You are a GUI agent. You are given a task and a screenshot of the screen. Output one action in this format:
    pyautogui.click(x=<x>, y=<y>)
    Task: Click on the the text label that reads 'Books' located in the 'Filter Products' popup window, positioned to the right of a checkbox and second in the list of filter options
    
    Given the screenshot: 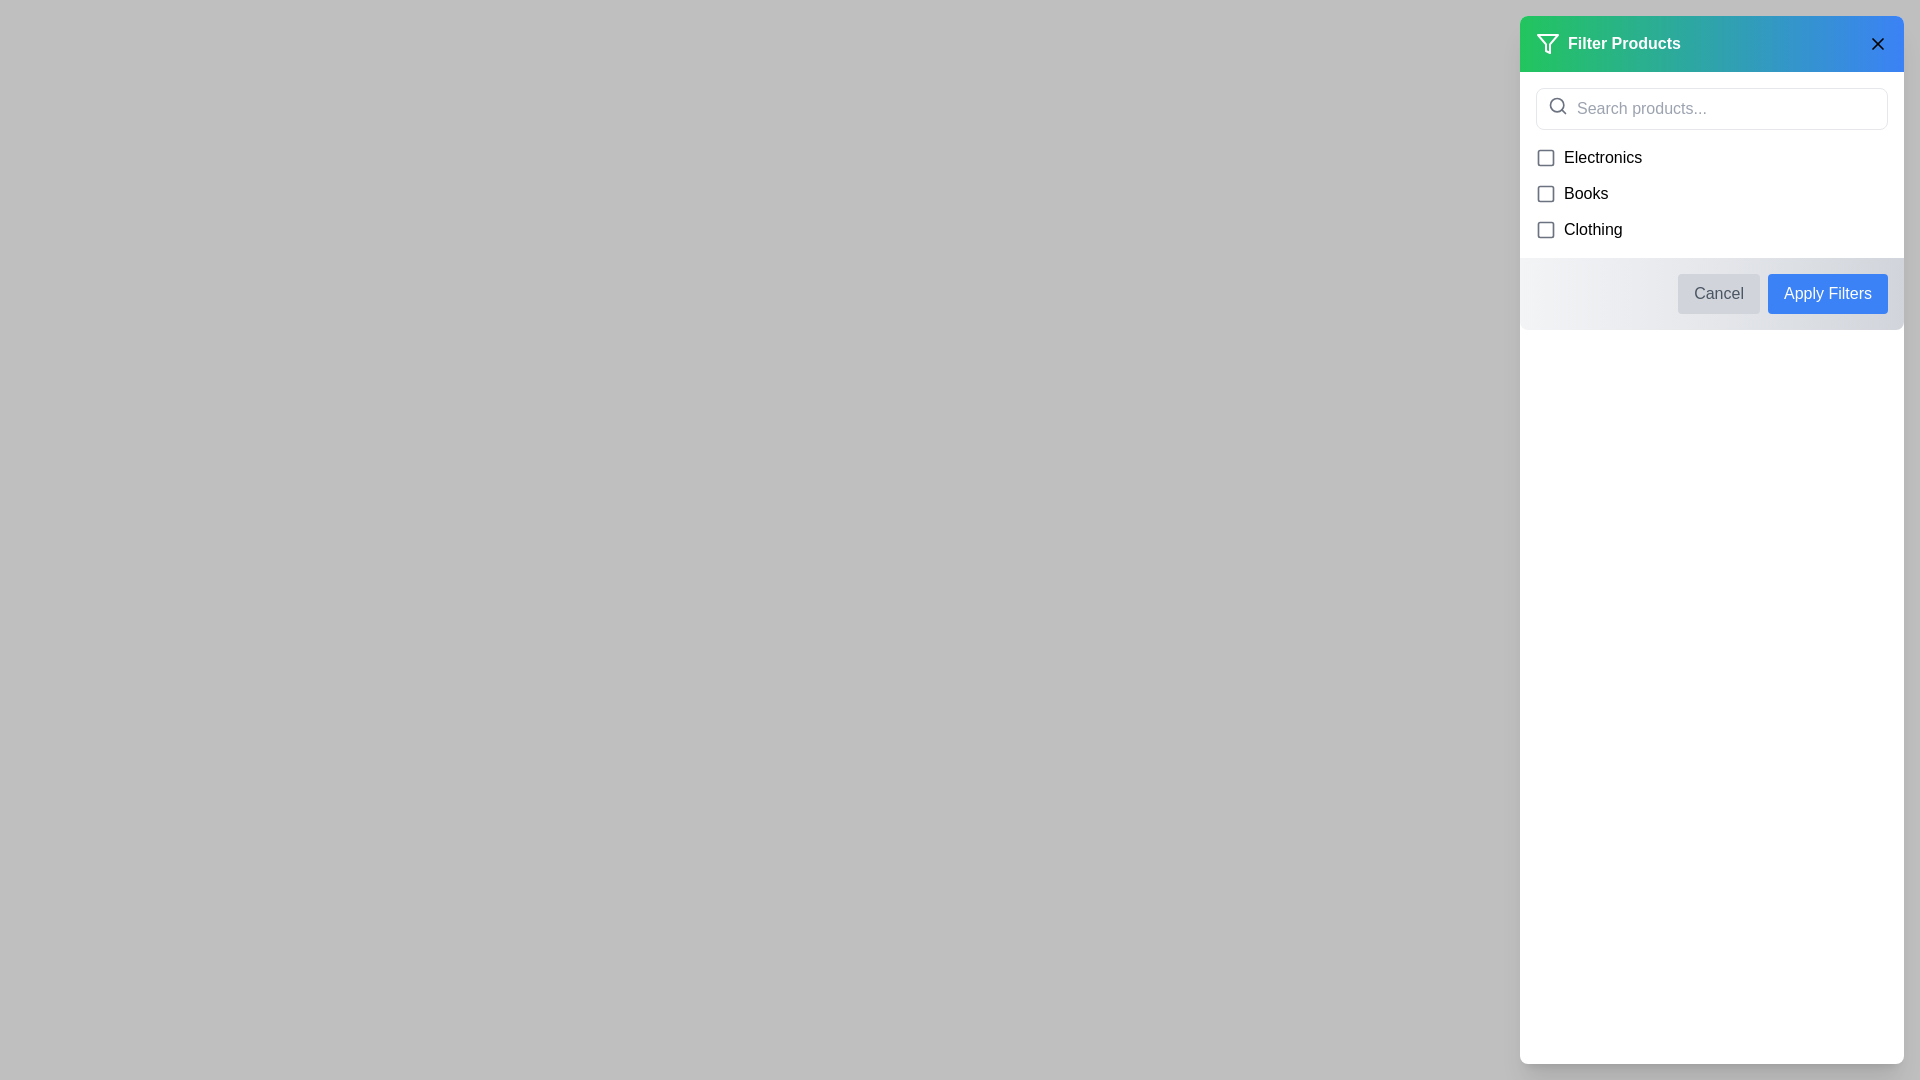 What is the action you would take?
    pyautogui.click(x=1585, y=193)
    